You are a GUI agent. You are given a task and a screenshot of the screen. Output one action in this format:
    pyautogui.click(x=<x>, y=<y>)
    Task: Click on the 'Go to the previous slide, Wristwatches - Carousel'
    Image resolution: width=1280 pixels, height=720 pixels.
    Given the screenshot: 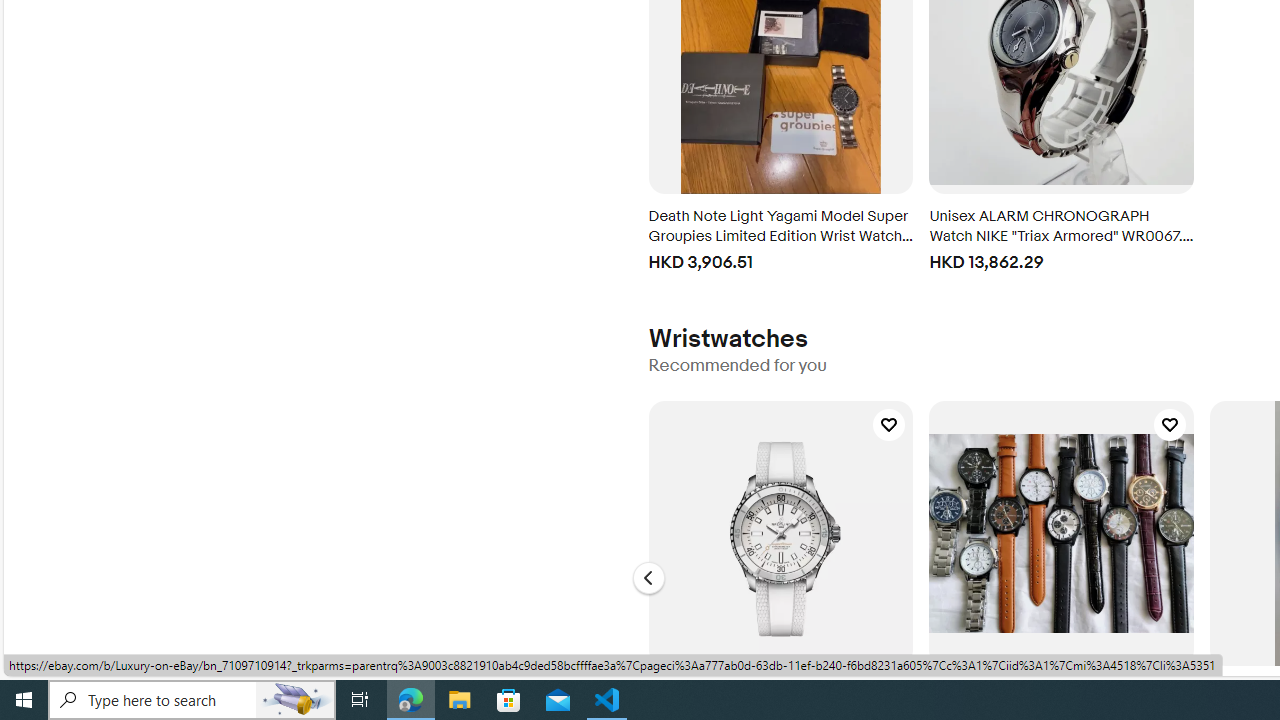 What is the action you would take?
    pyautogui.click(x=648, y=578)
    